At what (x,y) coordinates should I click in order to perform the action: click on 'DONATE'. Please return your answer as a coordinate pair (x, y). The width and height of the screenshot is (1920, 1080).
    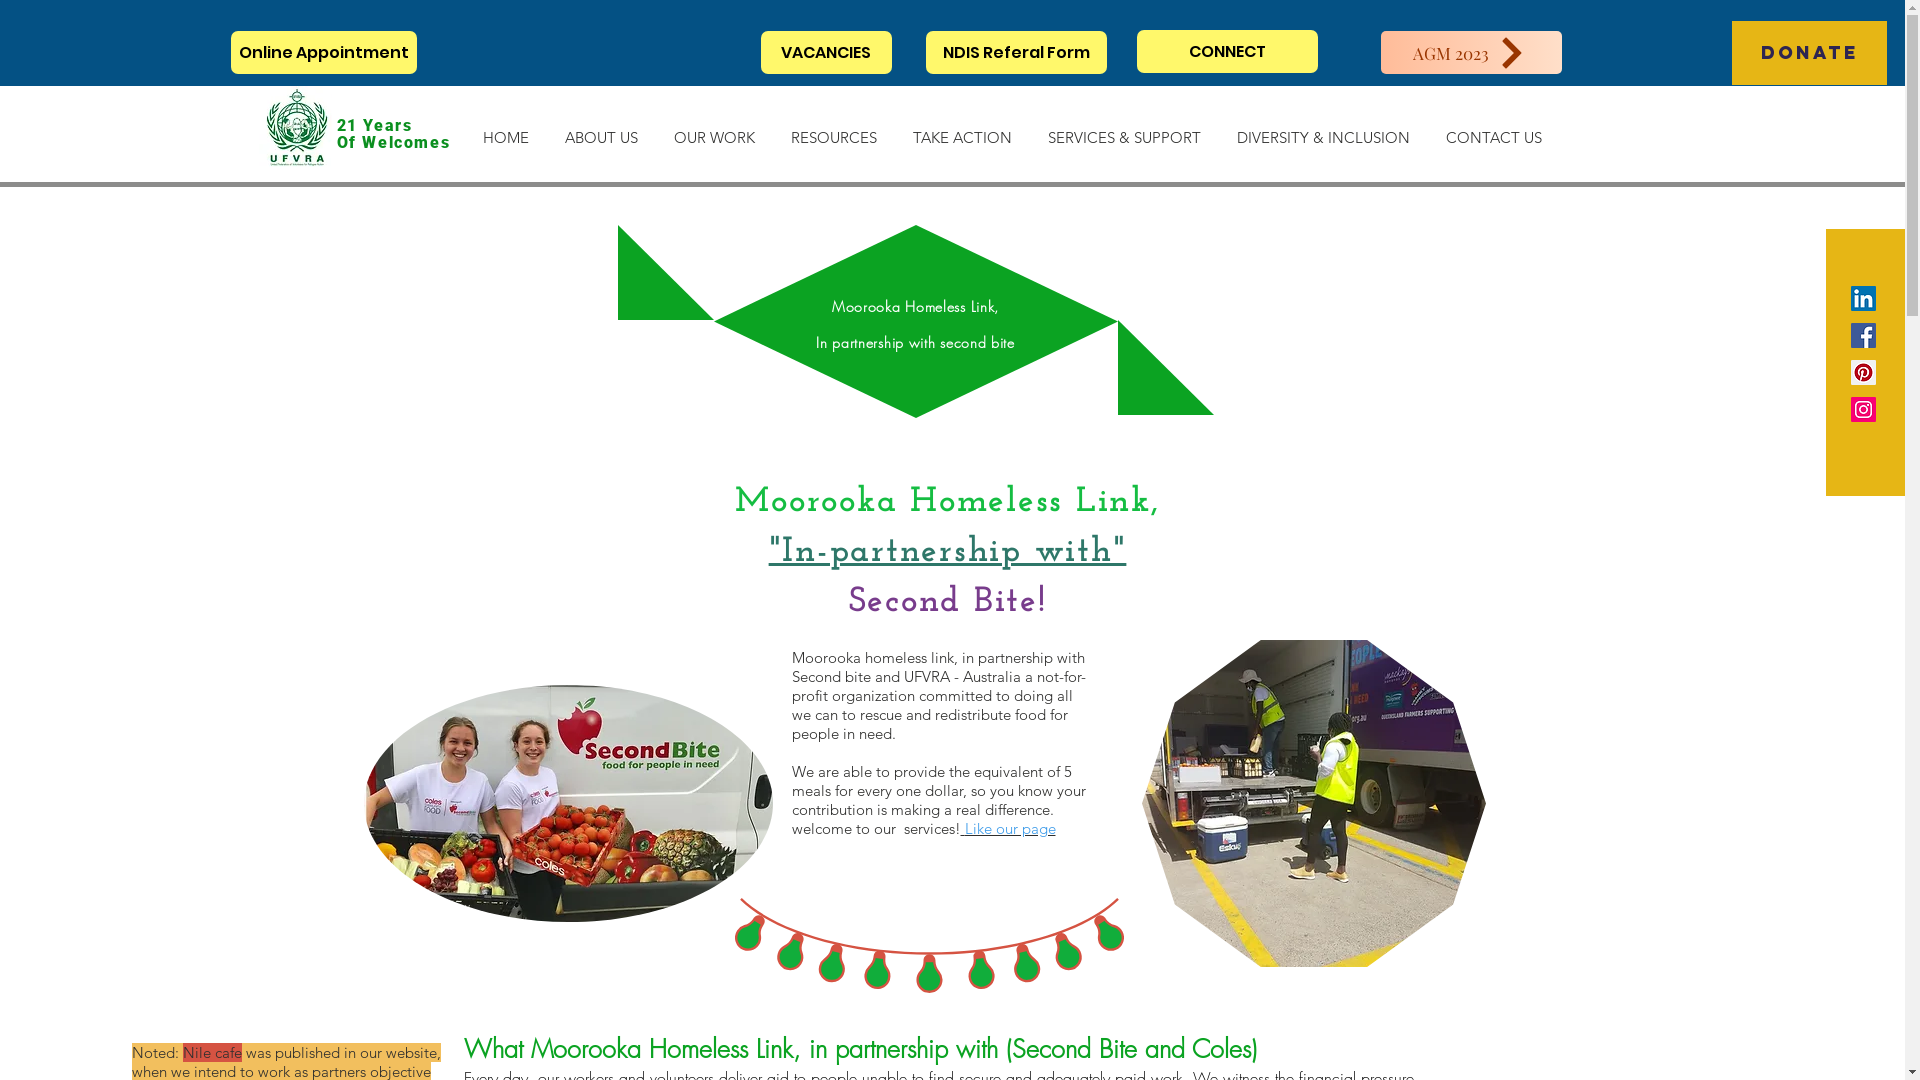
    Looking at the image, I should click on (1809, 52).